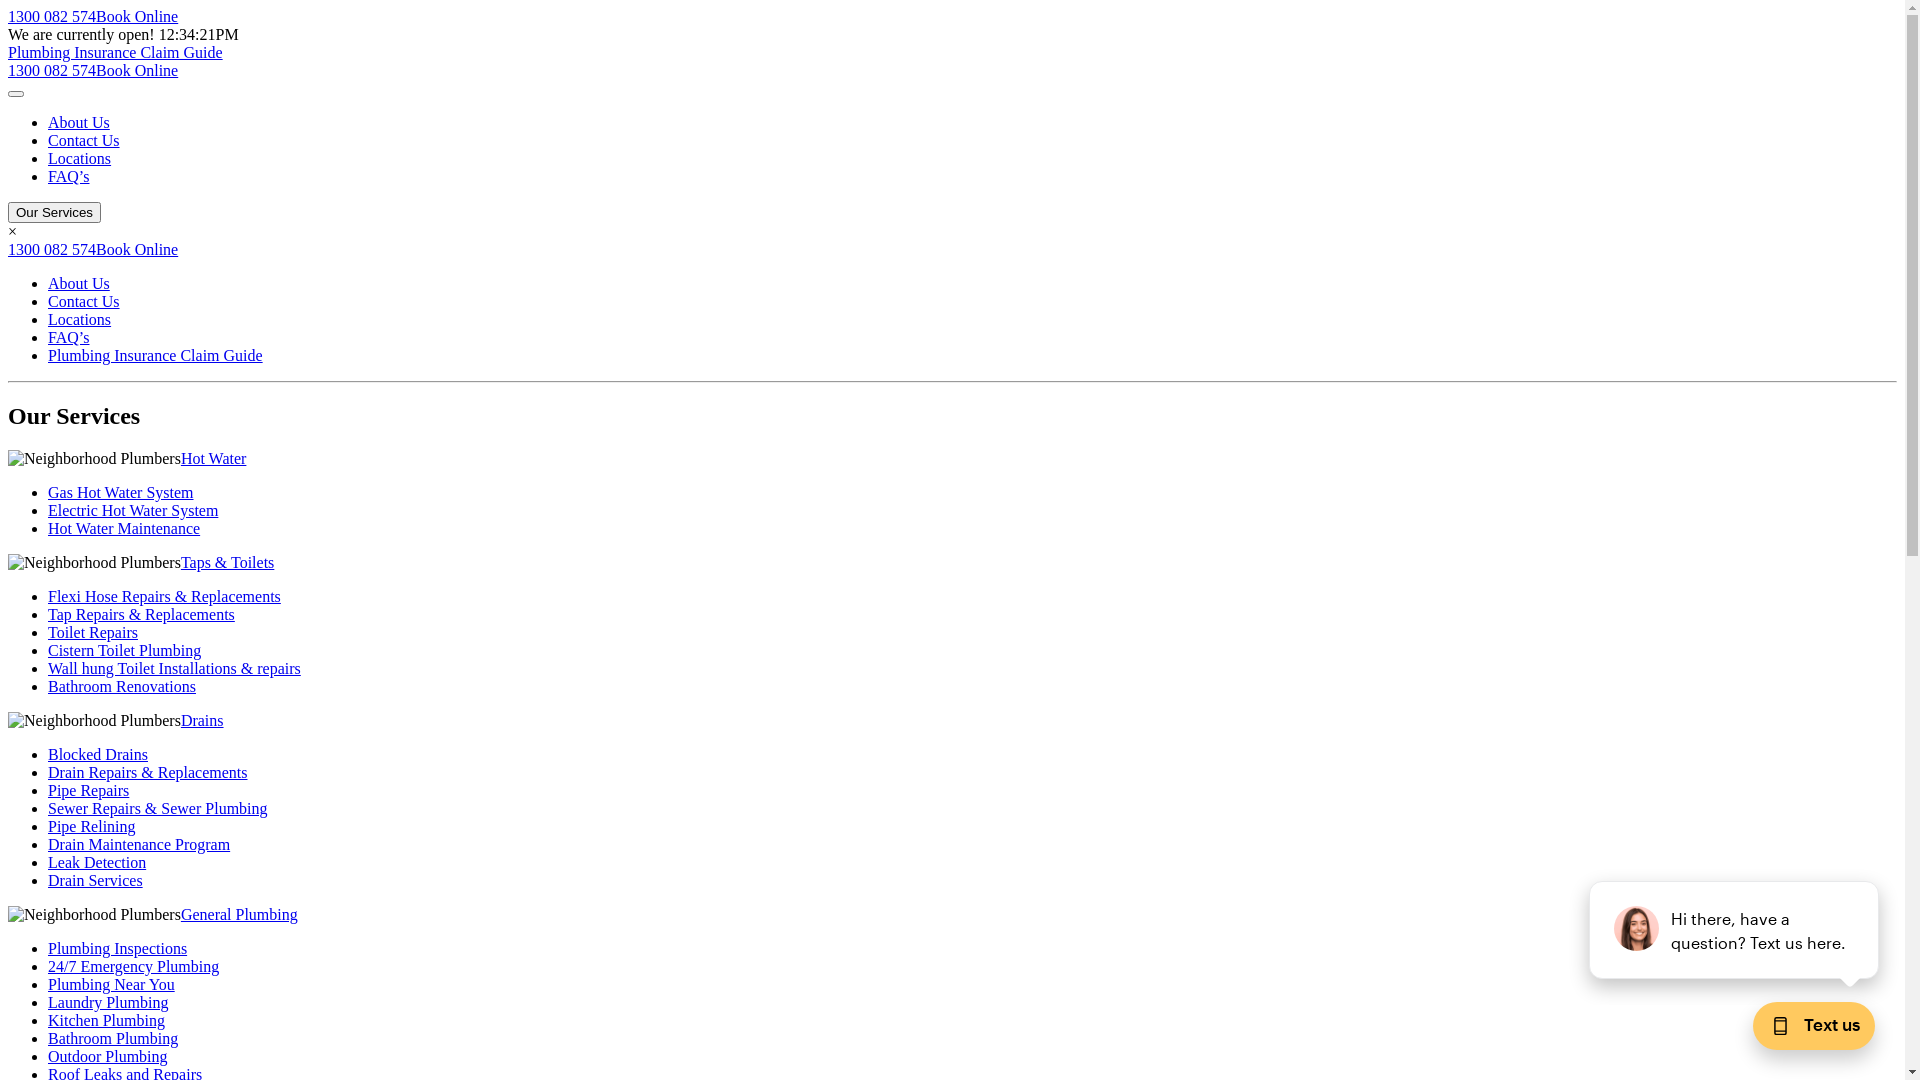  What do you see at coordinates (8, 212) in the screenshot?
I see `'Our Services'` at bounding box center [8, 212].